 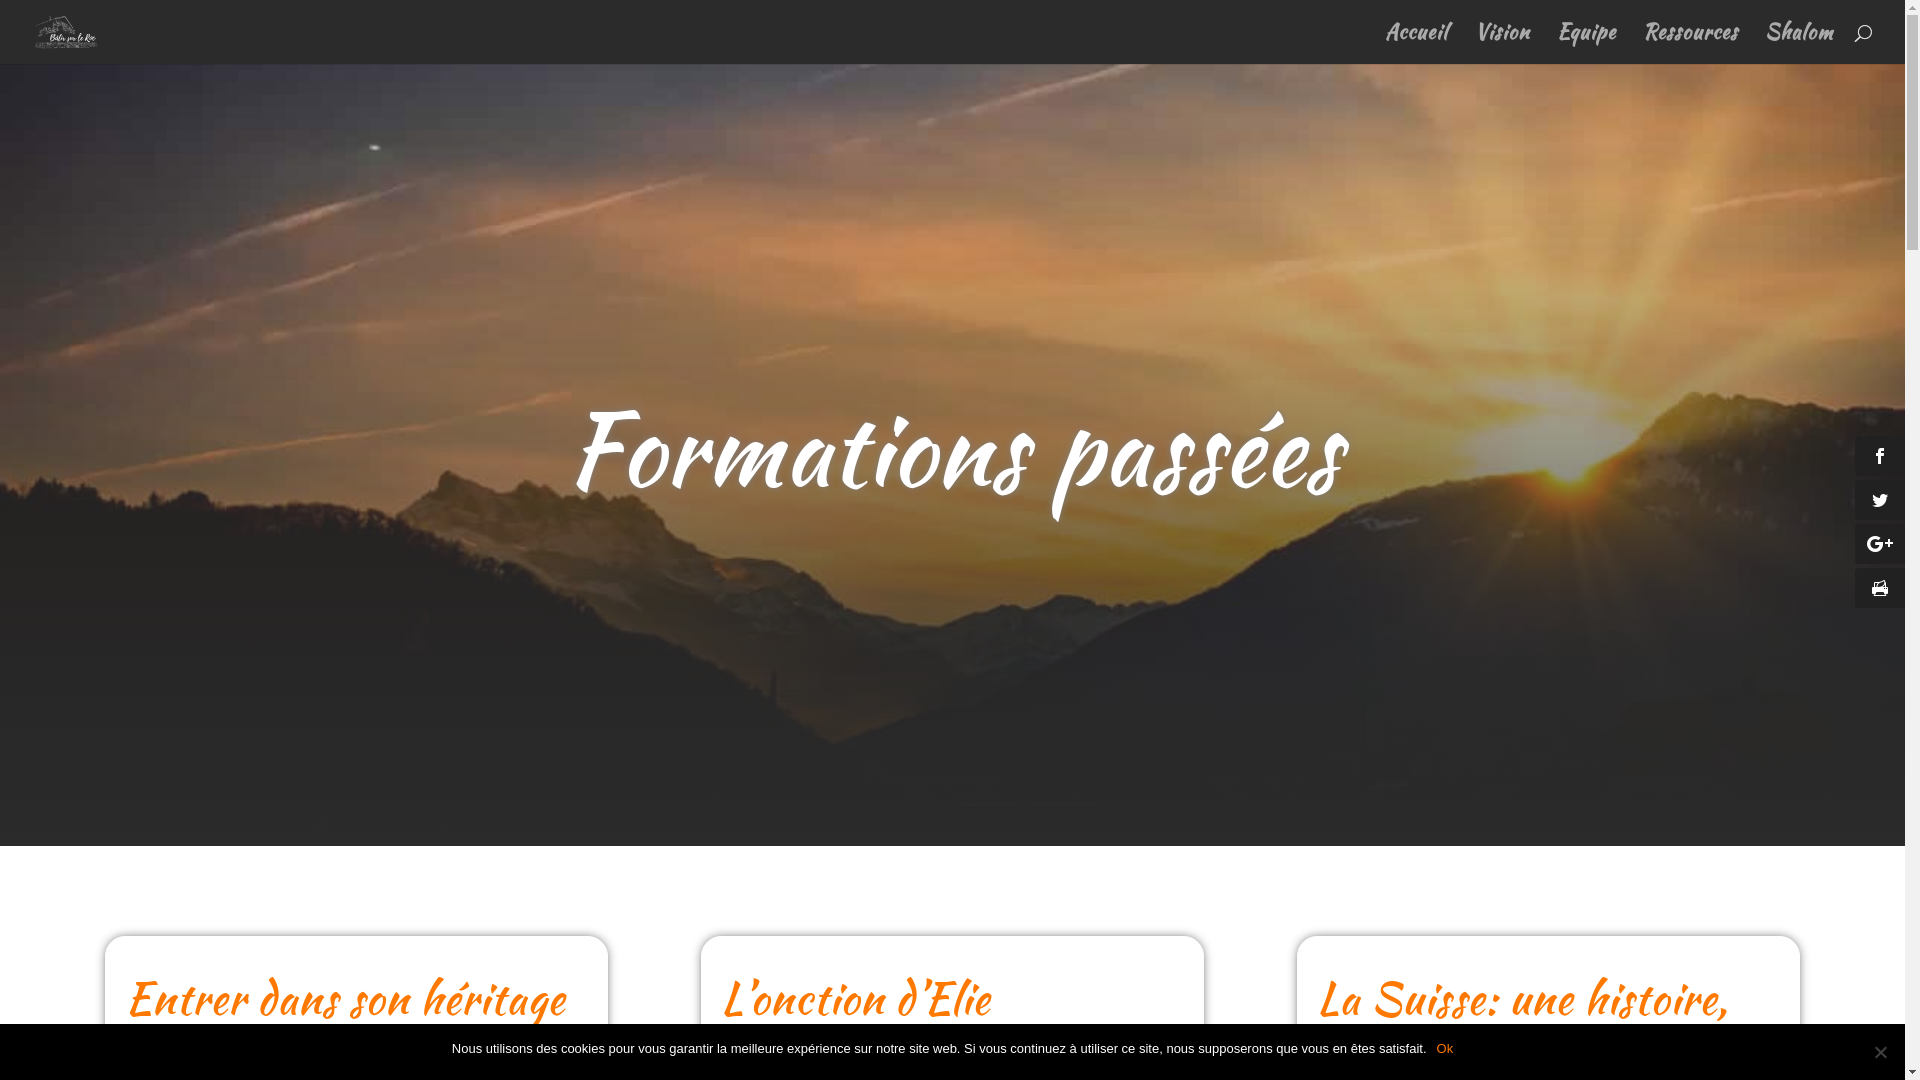 I want to click on 'Ressources', so click(x=1689, y=44).